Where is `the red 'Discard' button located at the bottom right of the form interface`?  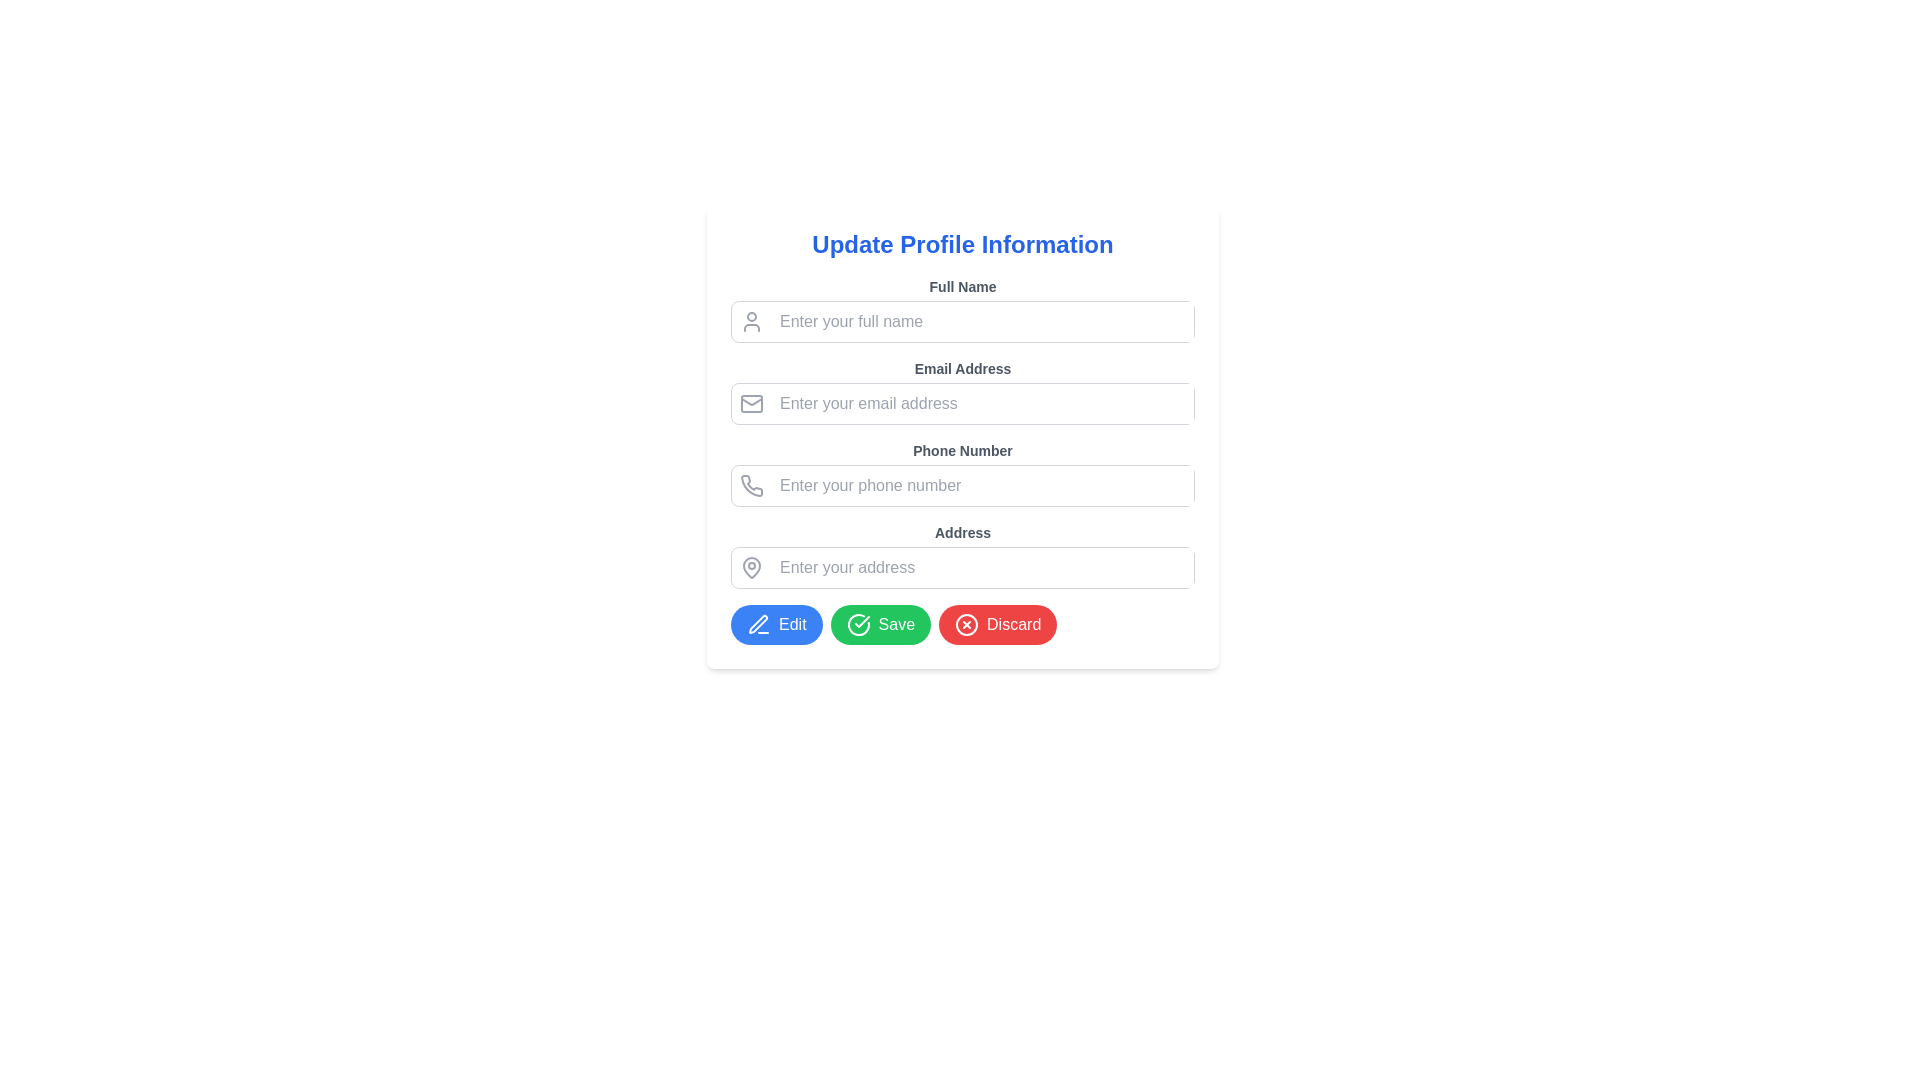
the red 'Discard' button located at the bottom right of the form interface is located at coordinates (967, 623).